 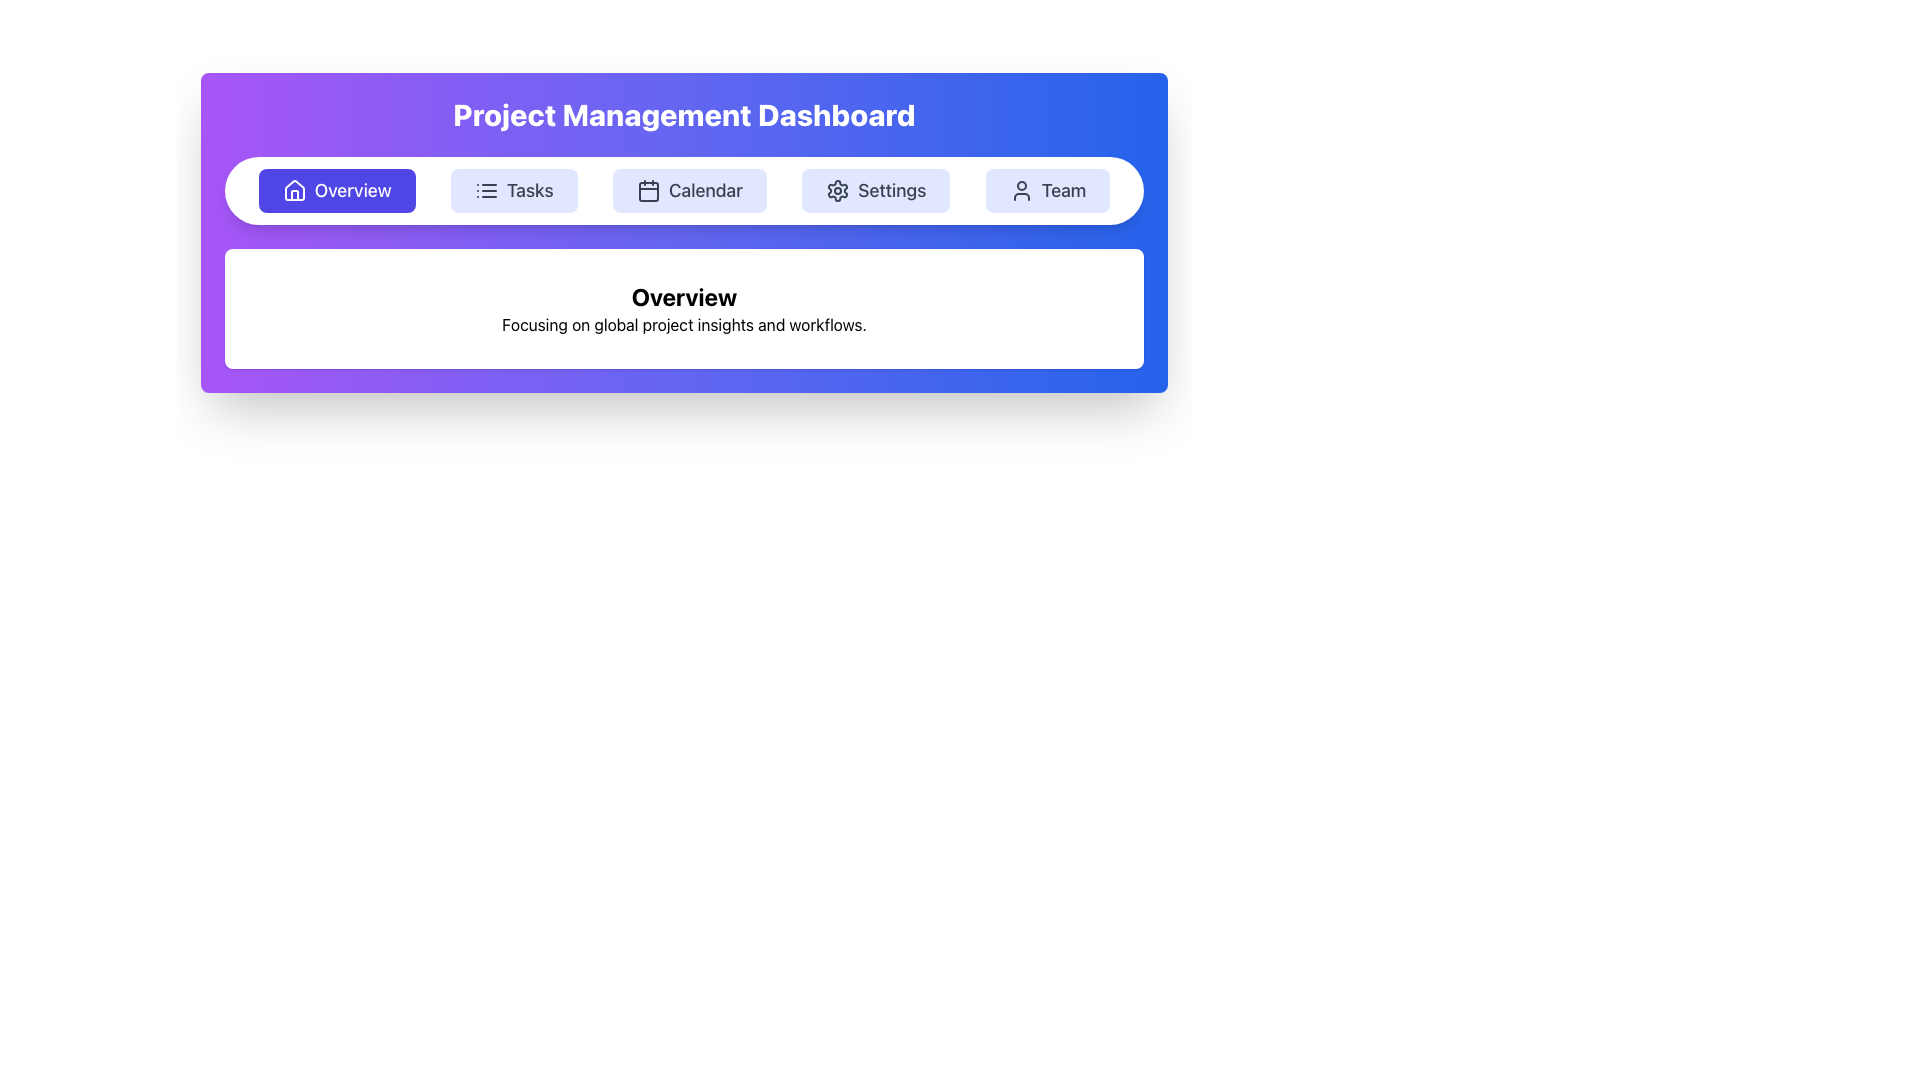 I want to click on the gear icon representing settings, which is located within the 'Settings' button, so click(x=838, y=191).